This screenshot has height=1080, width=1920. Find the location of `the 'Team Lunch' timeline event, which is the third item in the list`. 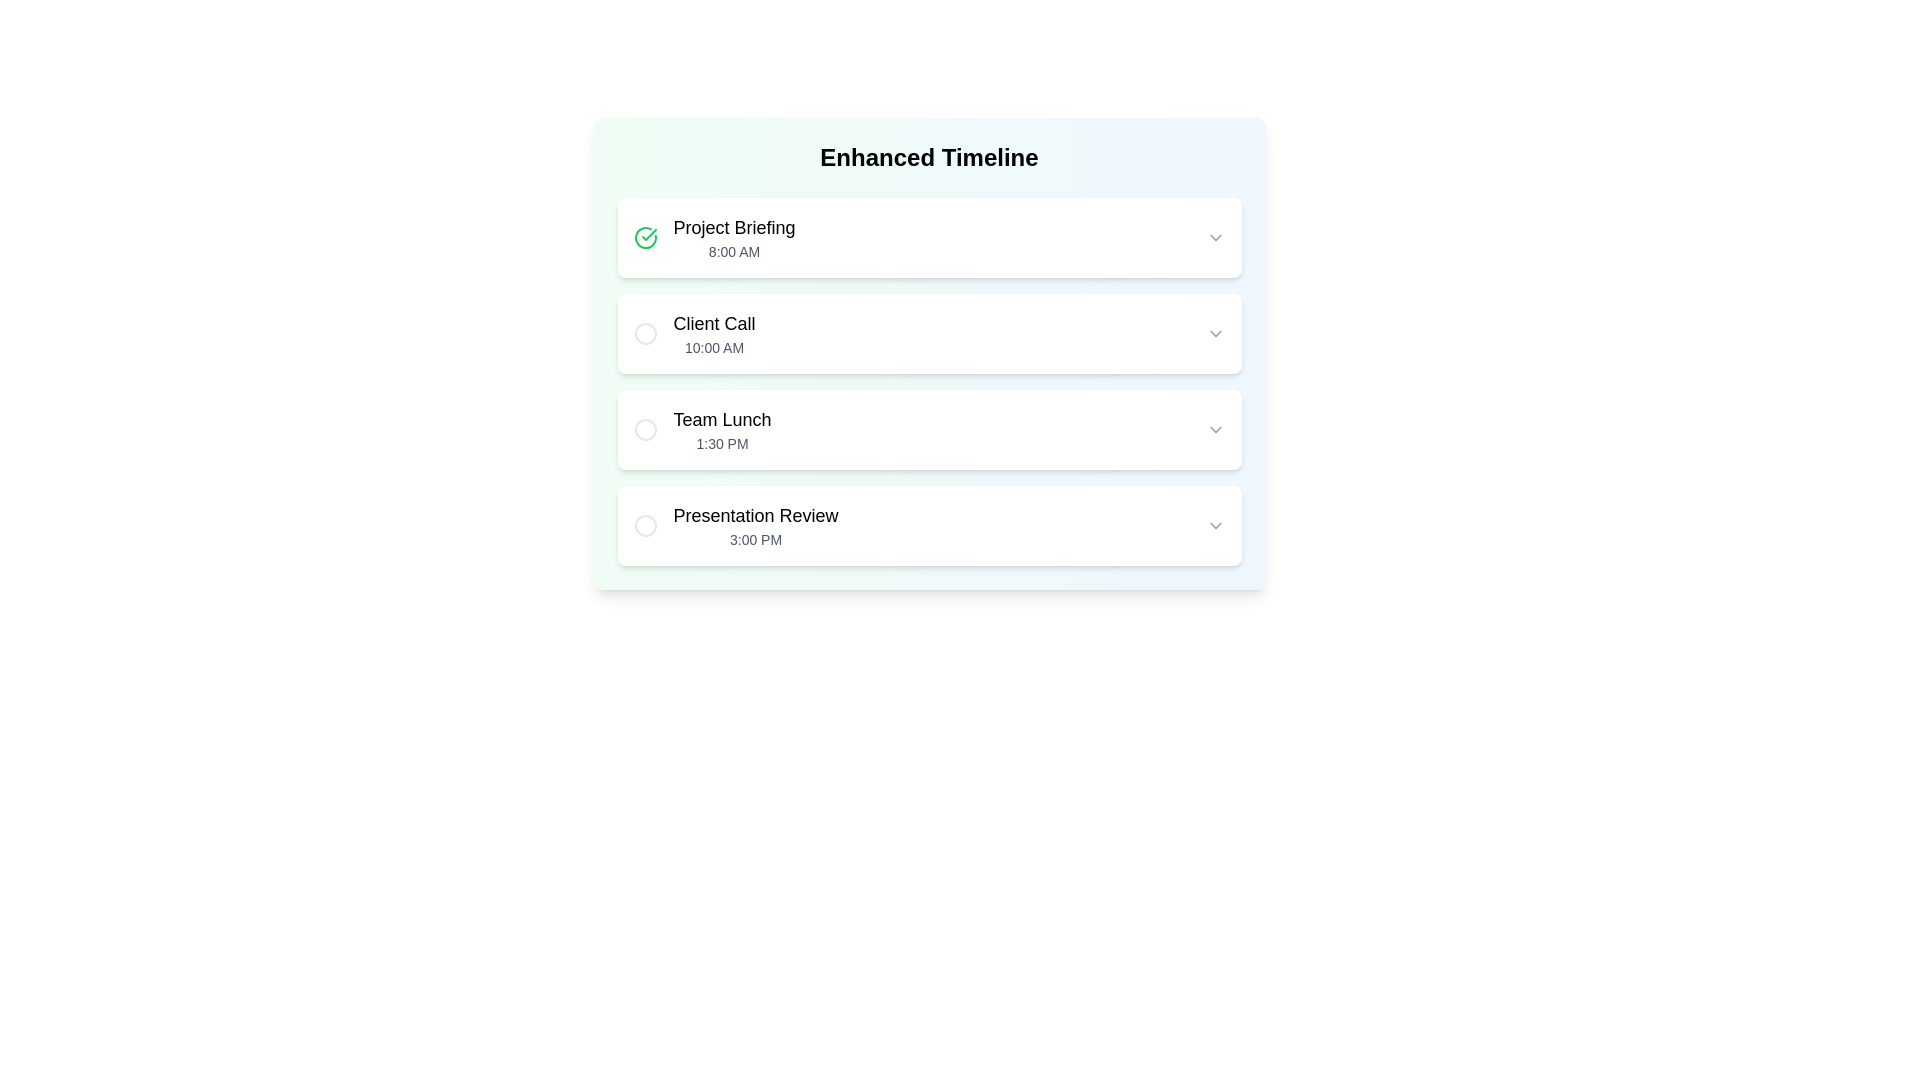

the 'Team Lunch' timeline event, which is the third item in the list is located at coordinates (928, 428).